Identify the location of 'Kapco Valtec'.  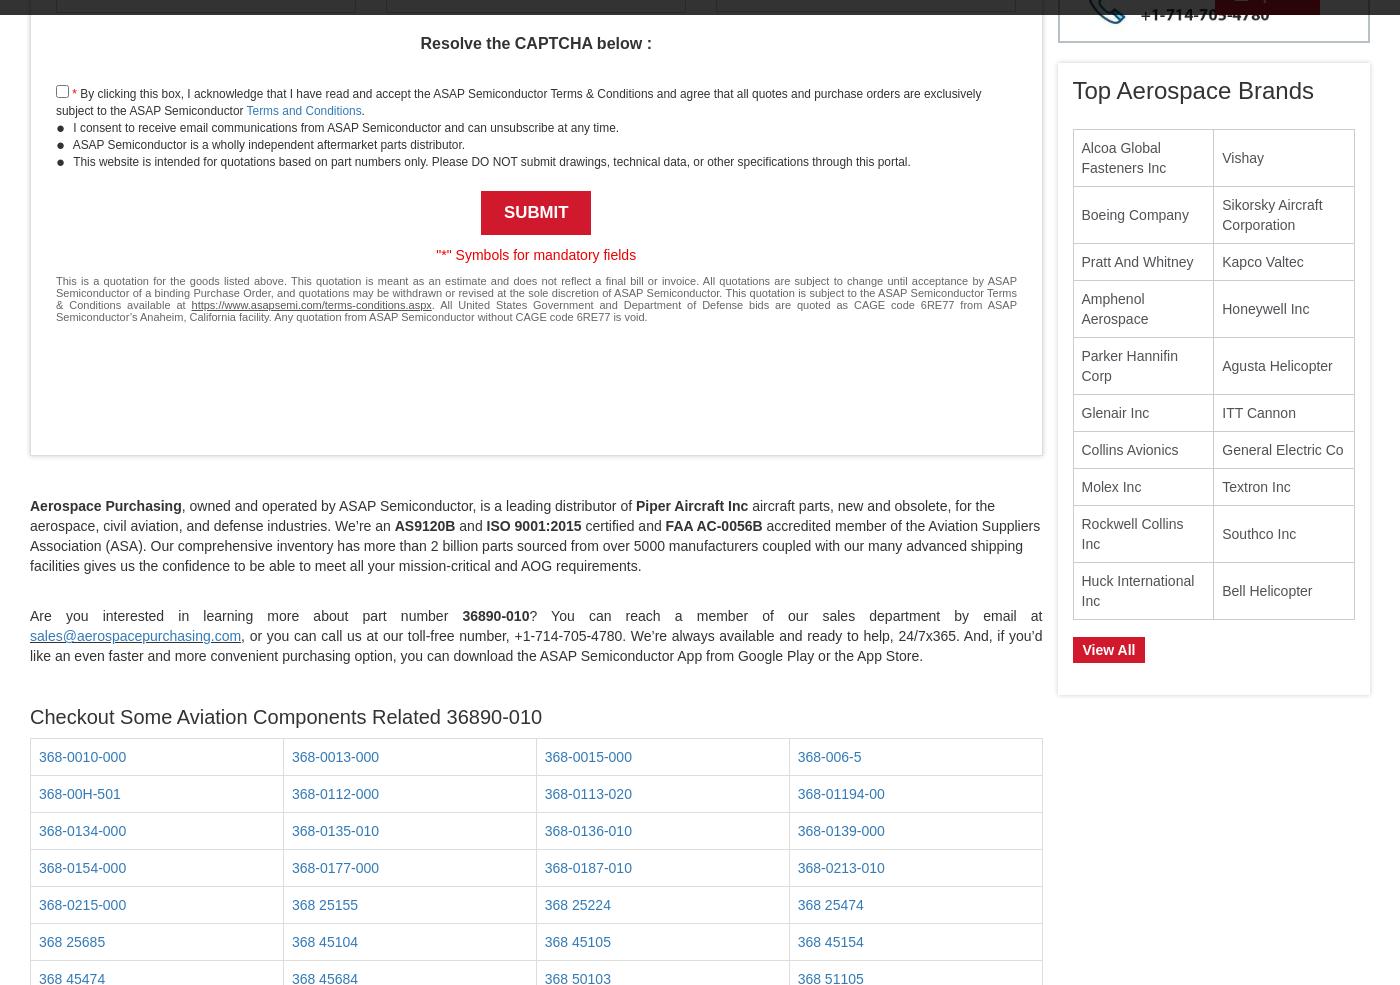
(1222, 261).